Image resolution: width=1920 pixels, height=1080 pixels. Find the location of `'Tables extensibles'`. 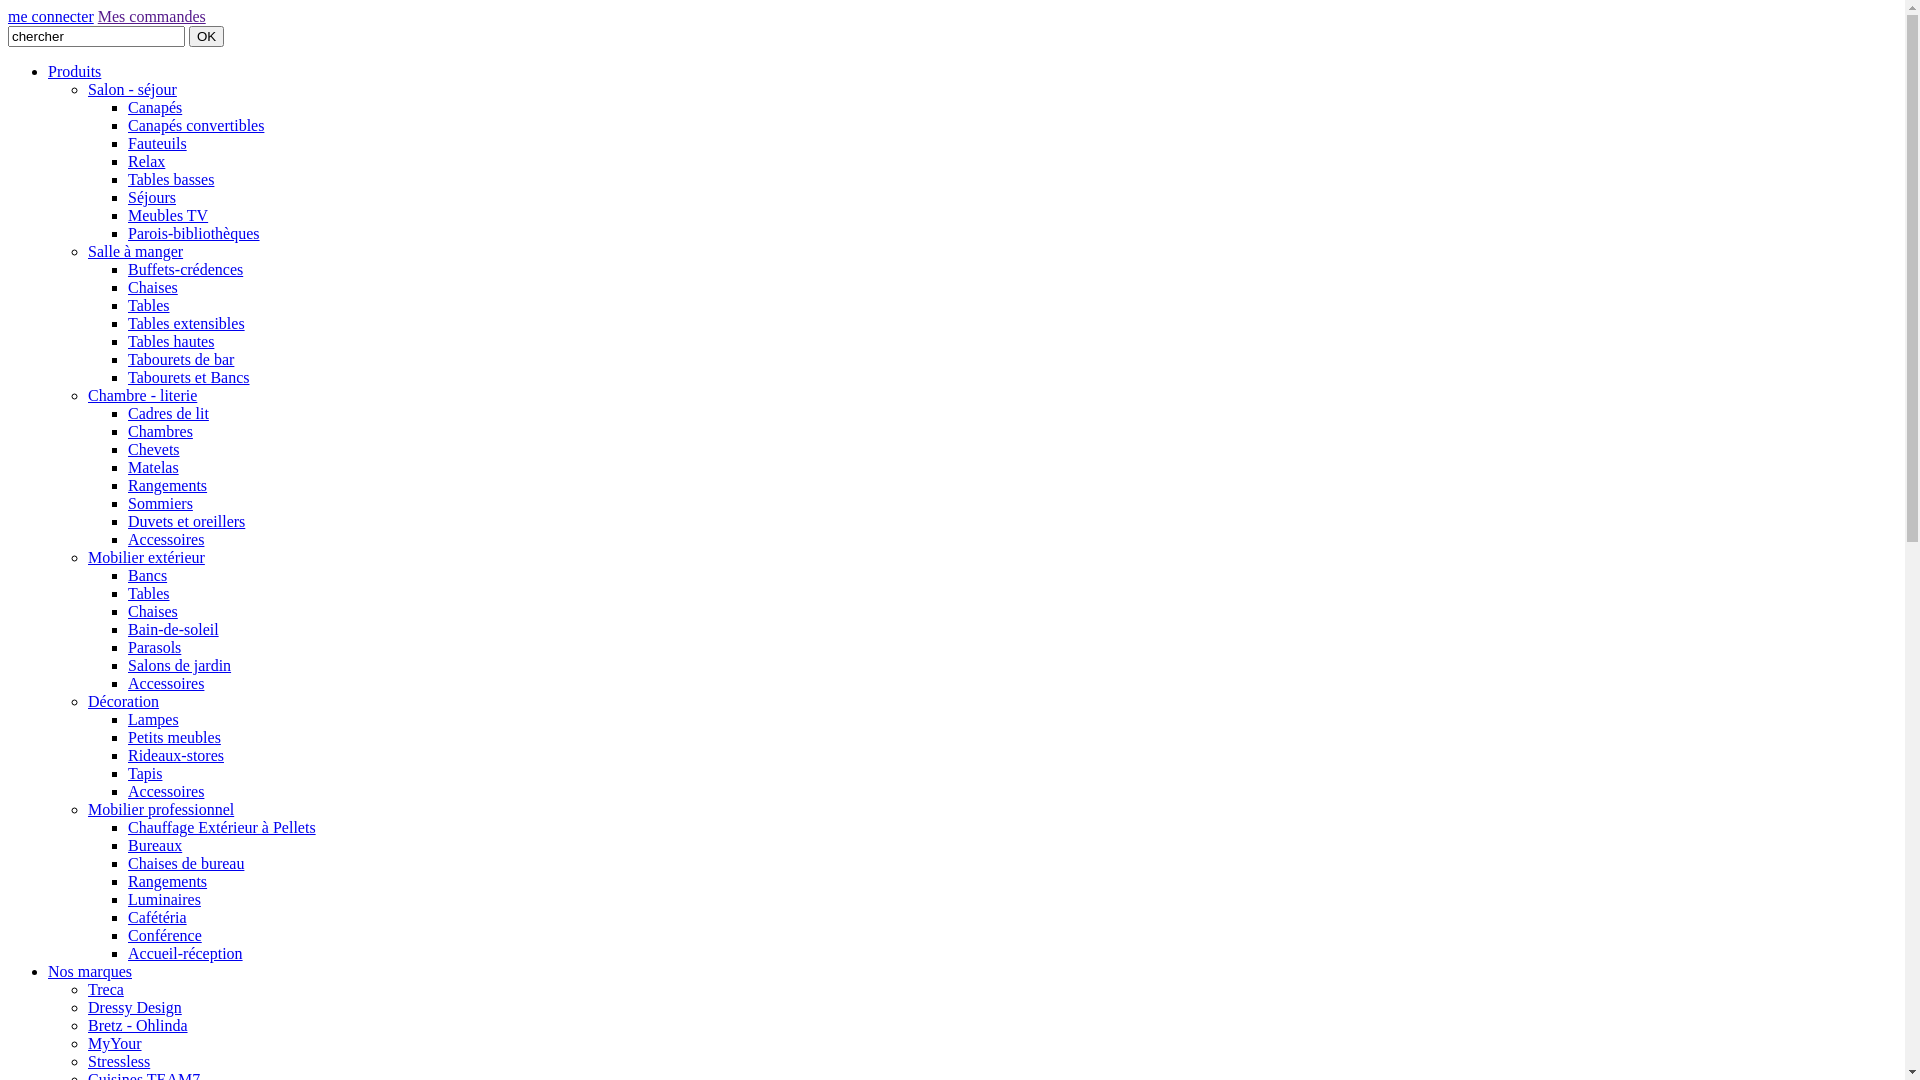

'Tables extensibles' is located at coordinates (186, 322).